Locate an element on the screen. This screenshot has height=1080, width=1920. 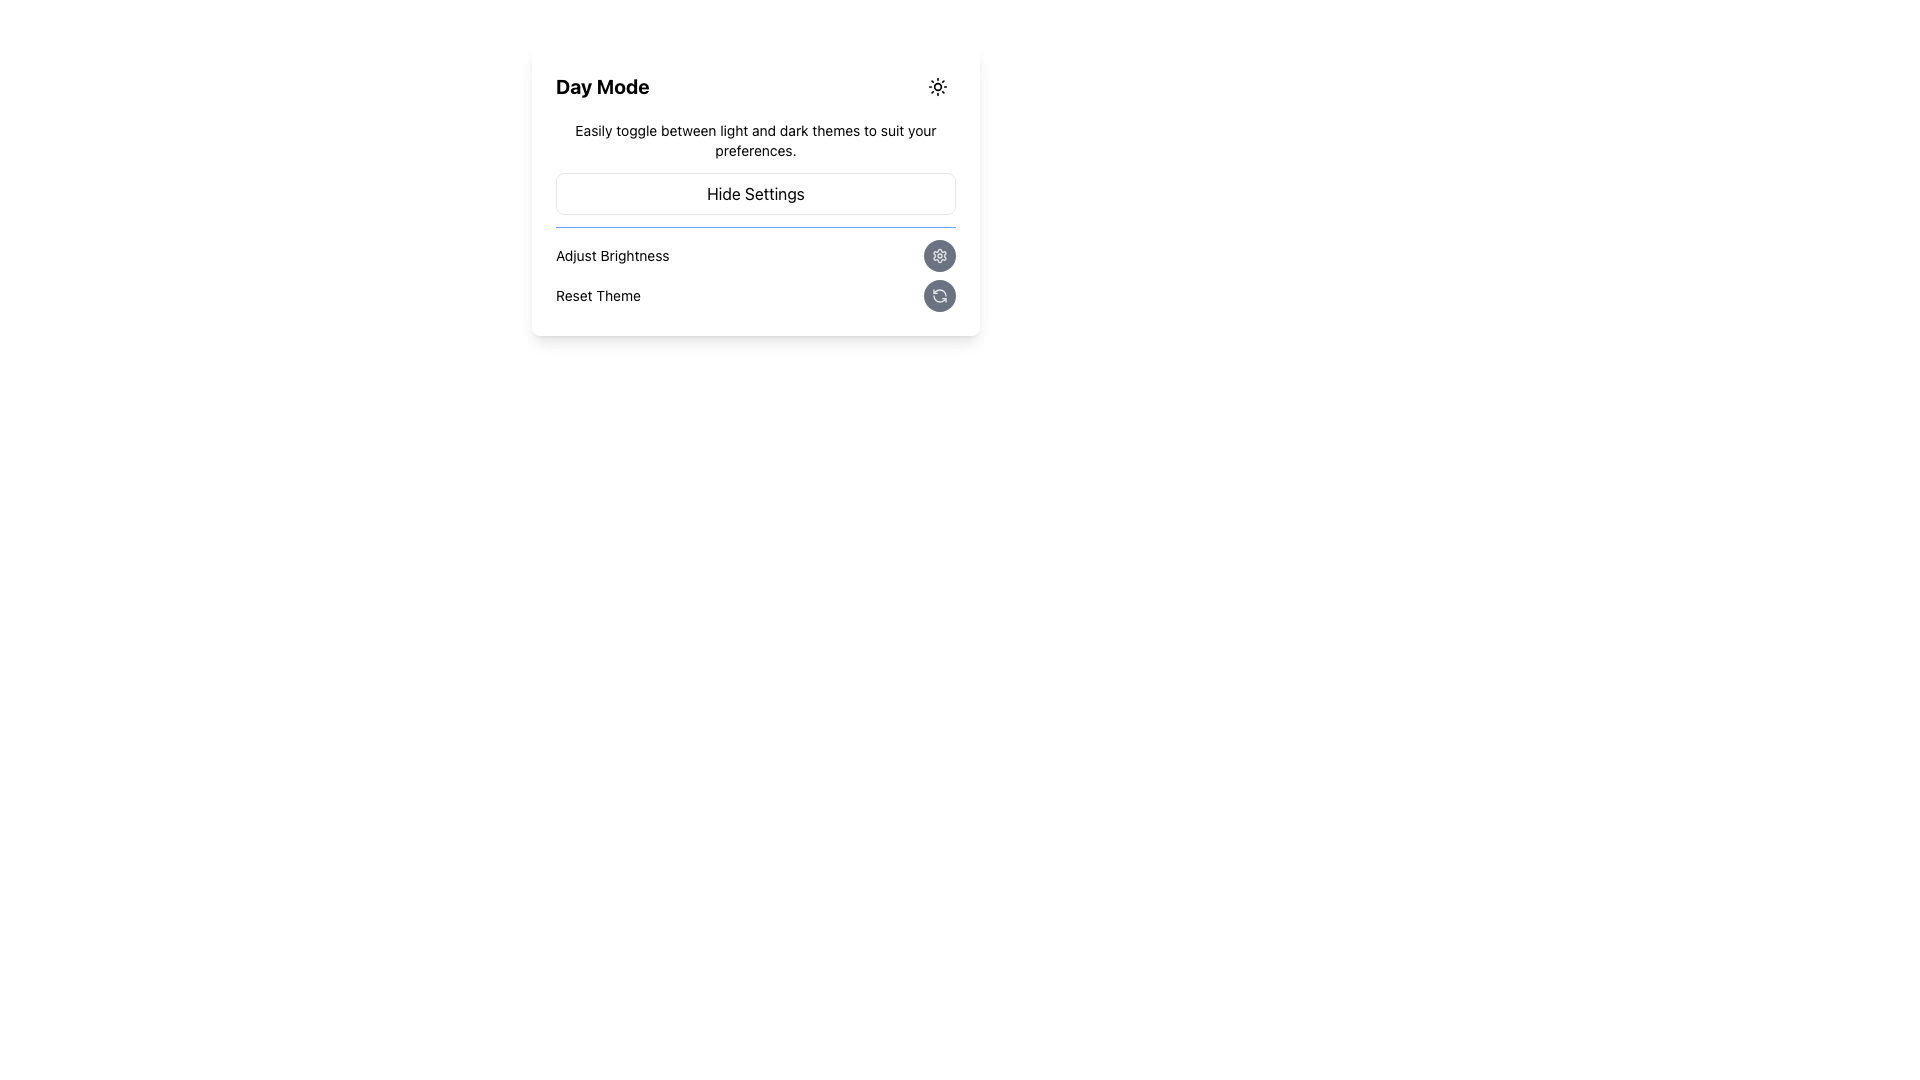
the label located under the 'Day Mode' header, aligned to the left of the 'Hide Settings' button and preceding an icon button on its right is located at coordinates (611, 254).